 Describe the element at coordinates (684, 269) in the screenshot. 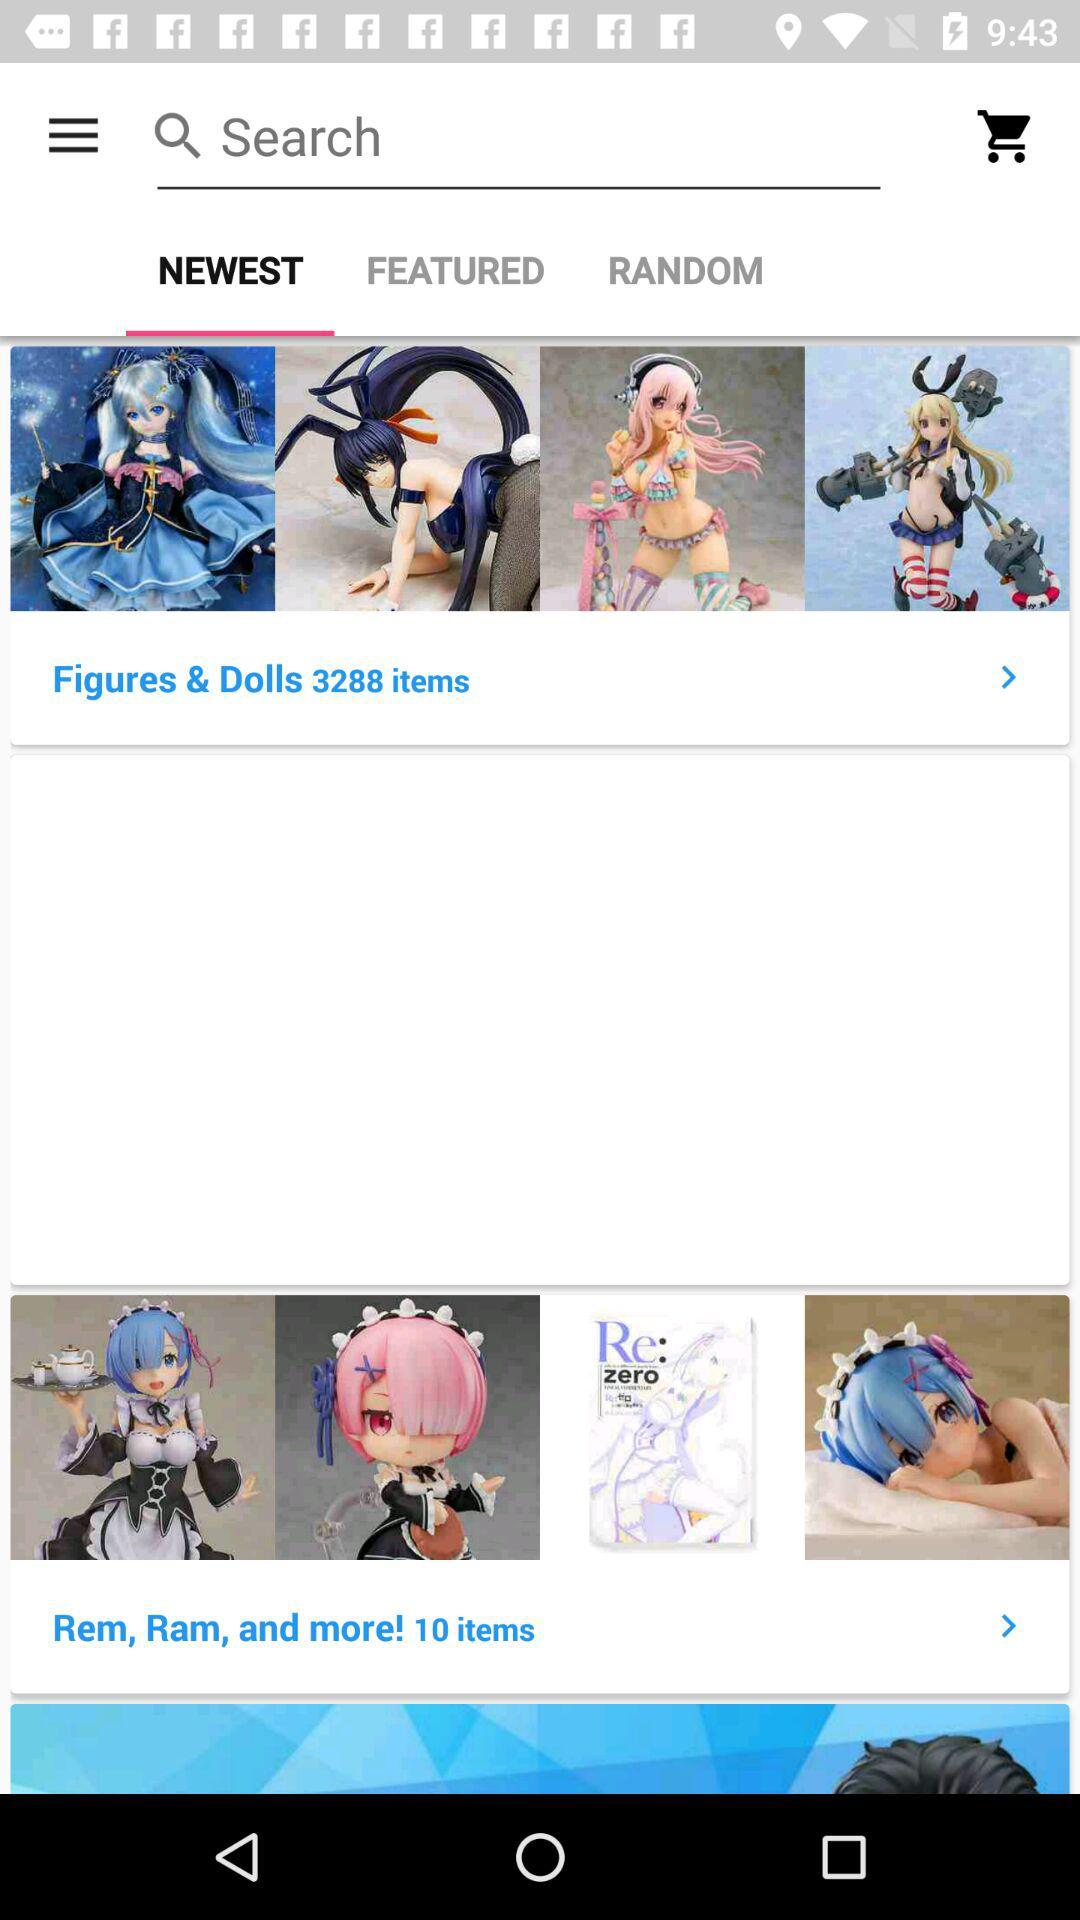

I see `item to the right of the featured icon` at that location.